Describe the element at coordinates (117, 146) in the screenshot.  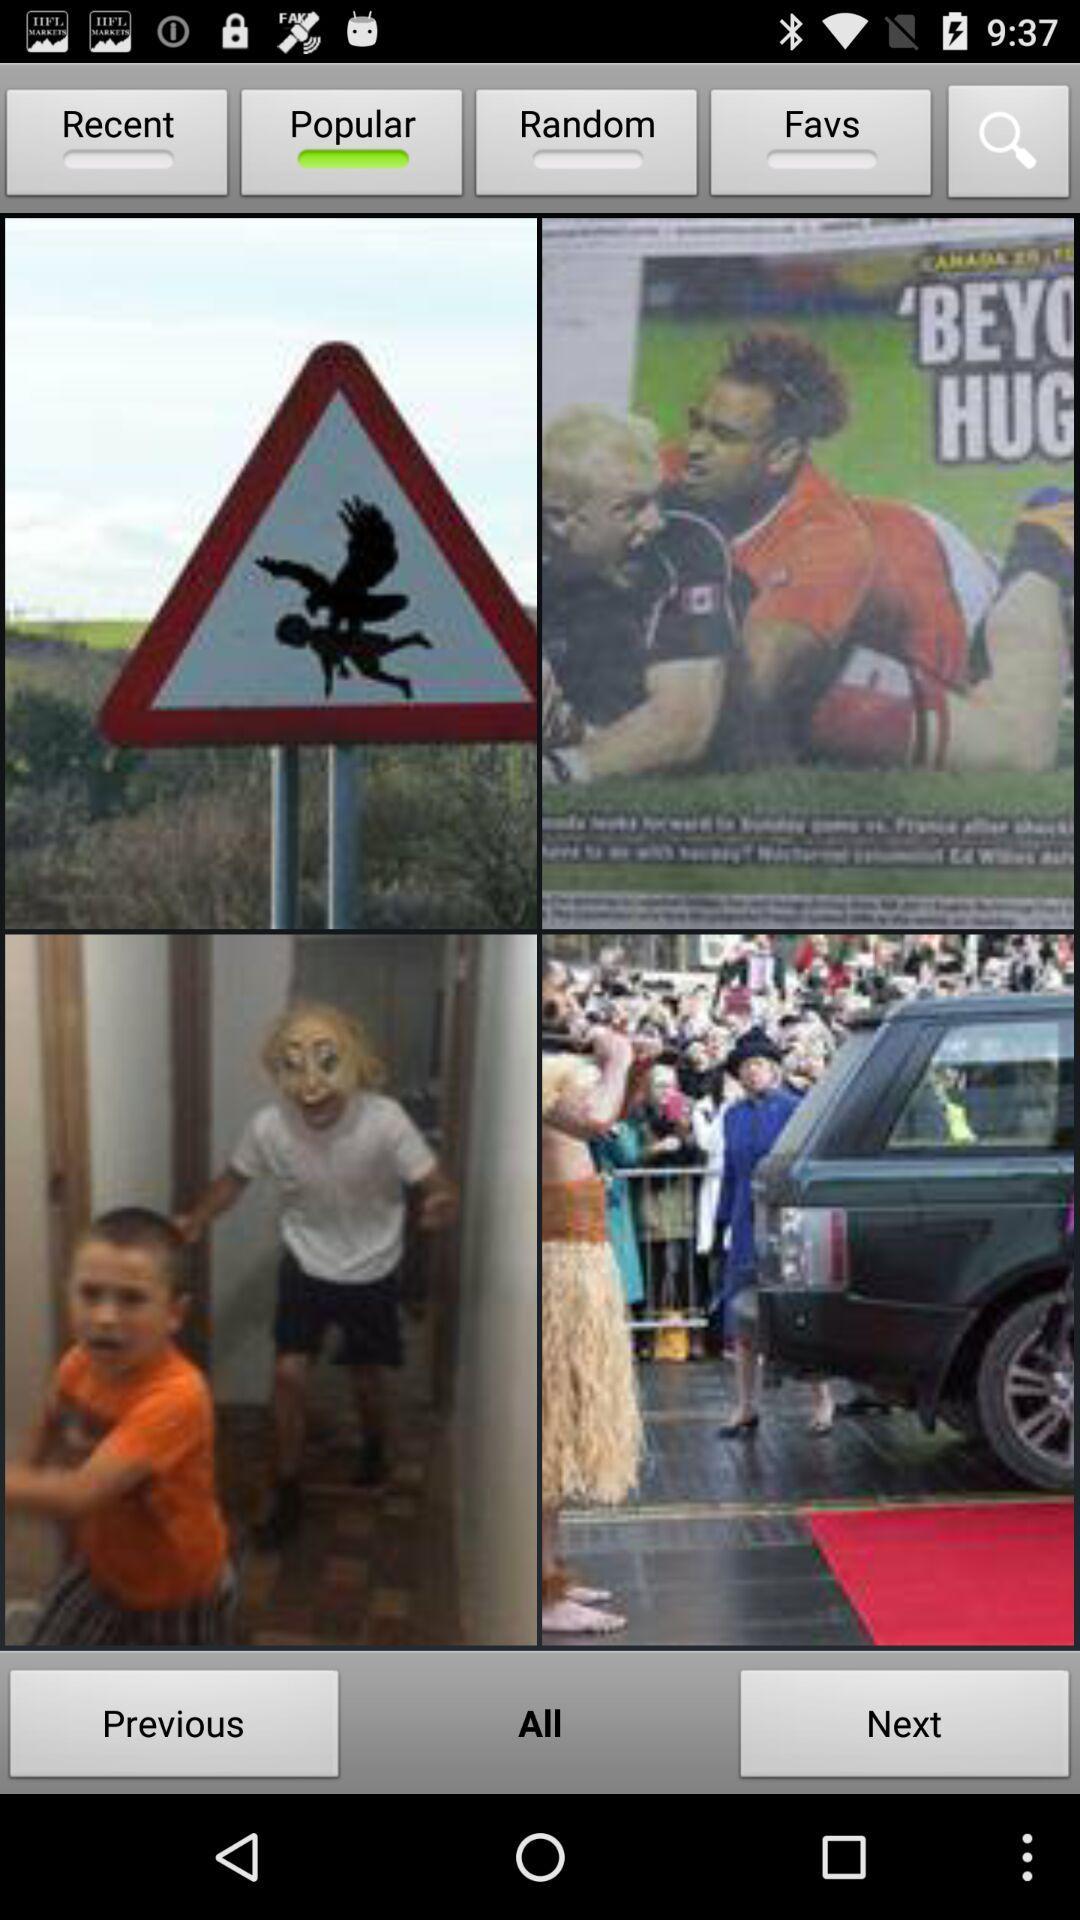
I see `the item next to the popular item` at that location.